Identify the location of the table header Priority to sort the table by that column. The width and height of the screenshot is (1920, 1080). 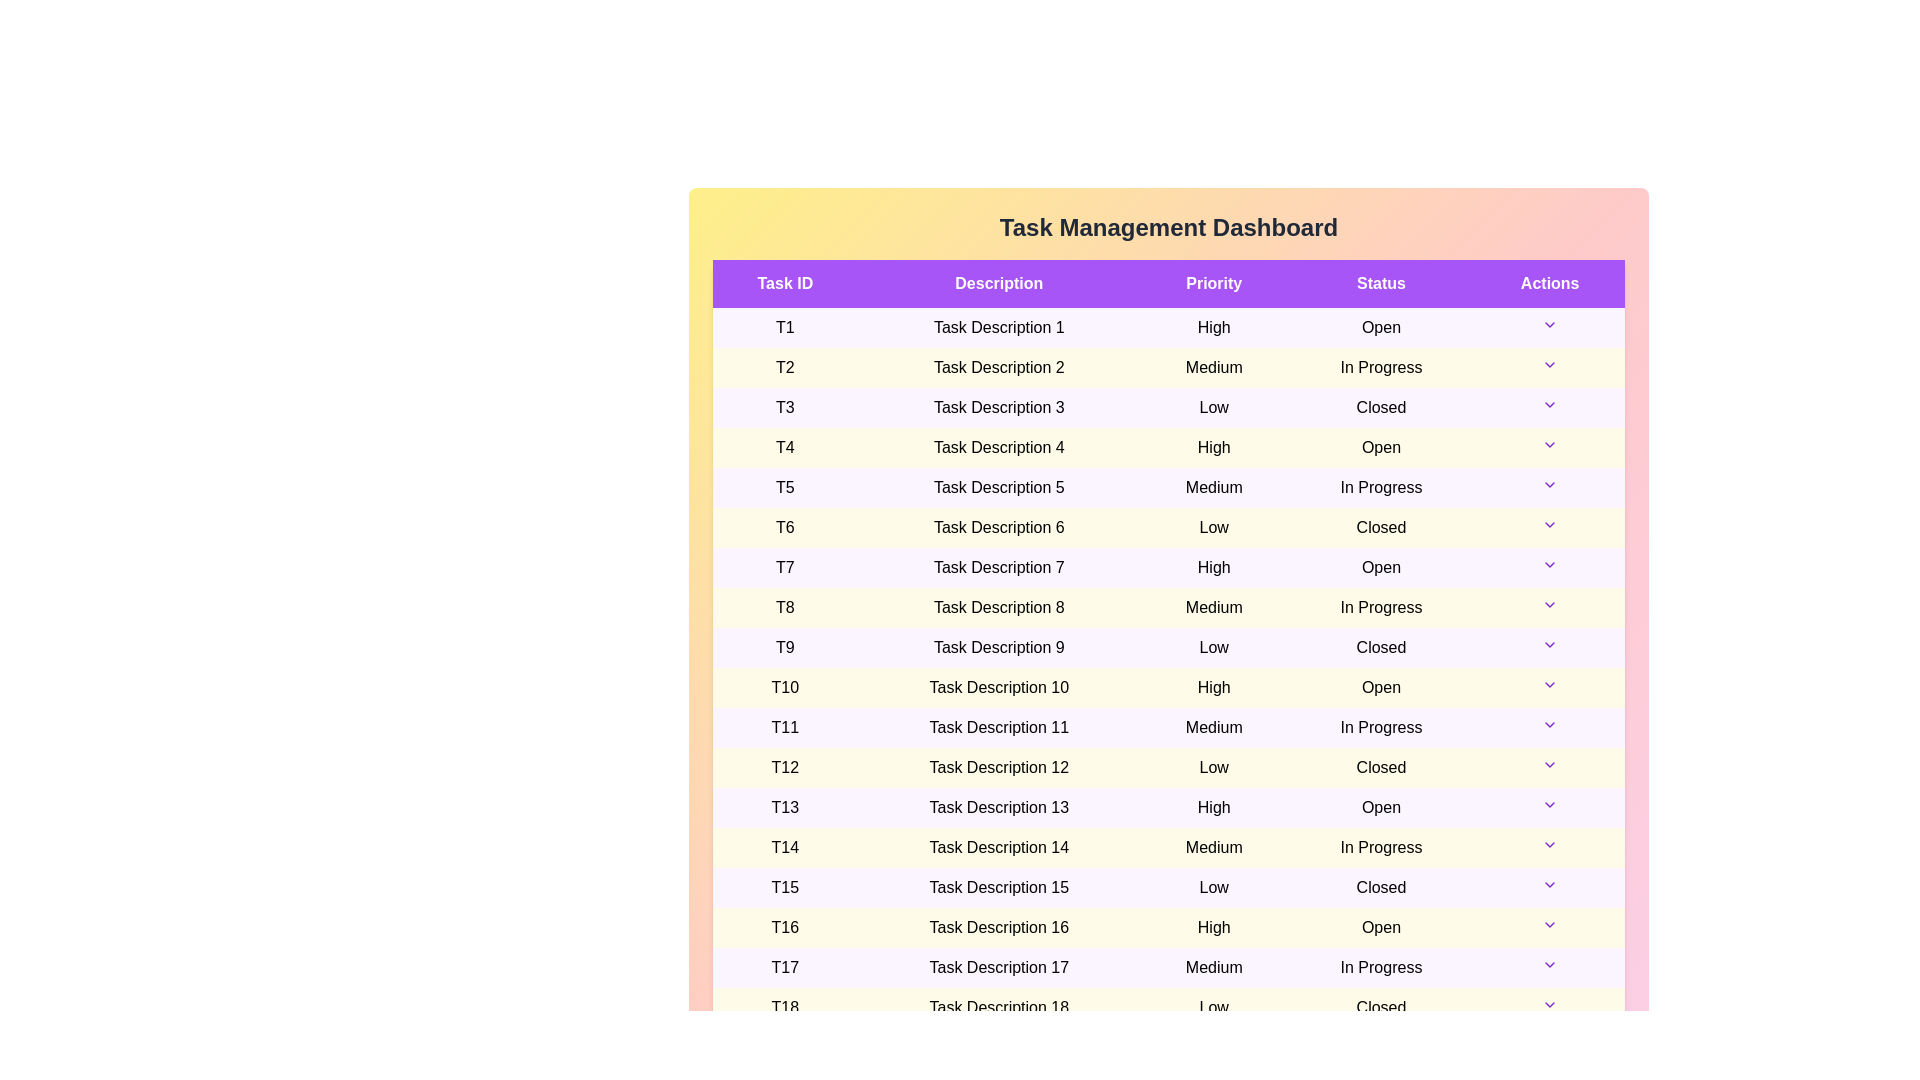
(1213, 284).